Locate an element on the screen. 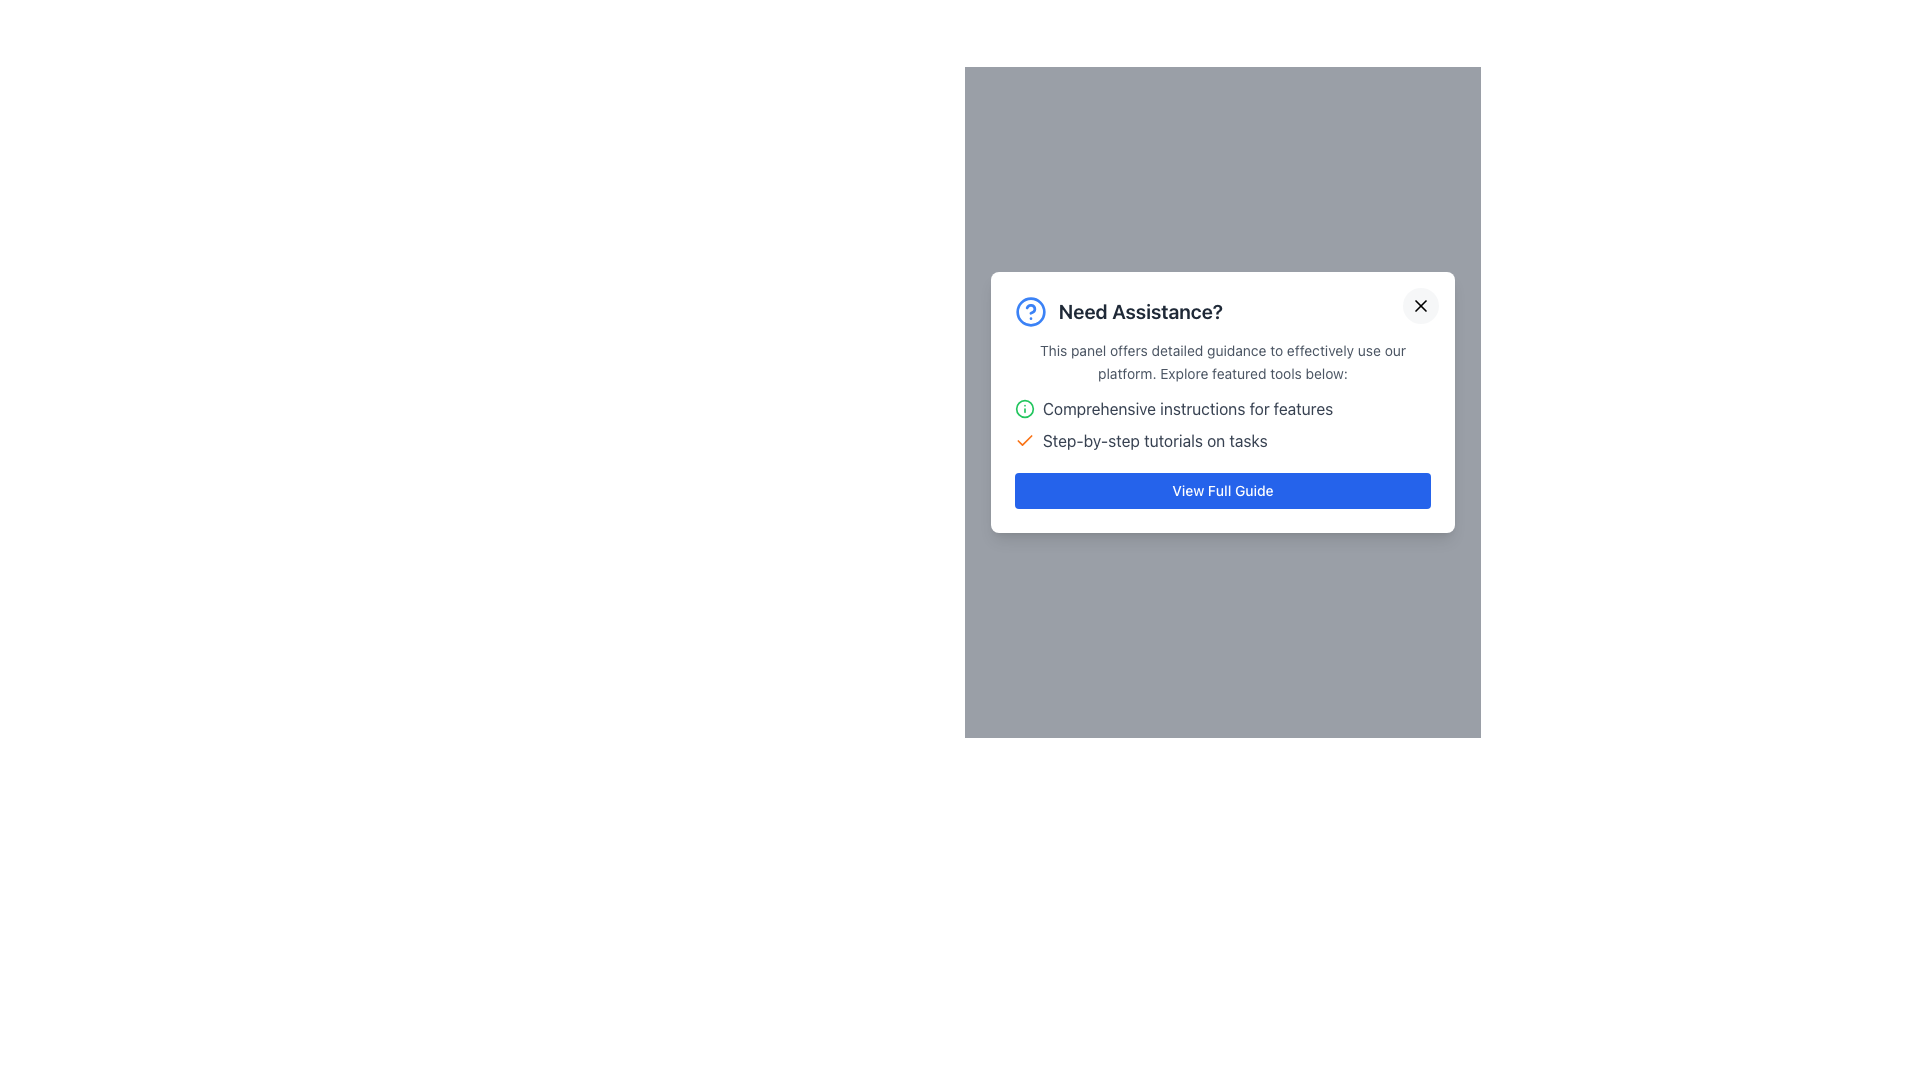 Image resolution: width=1920 pixels, height=1080 pixels. the circular button with a gray background and an 'X' icon in the center located in the top-right corner of the 'Need Assistance?' panel is located at coordinates (1420, 305).